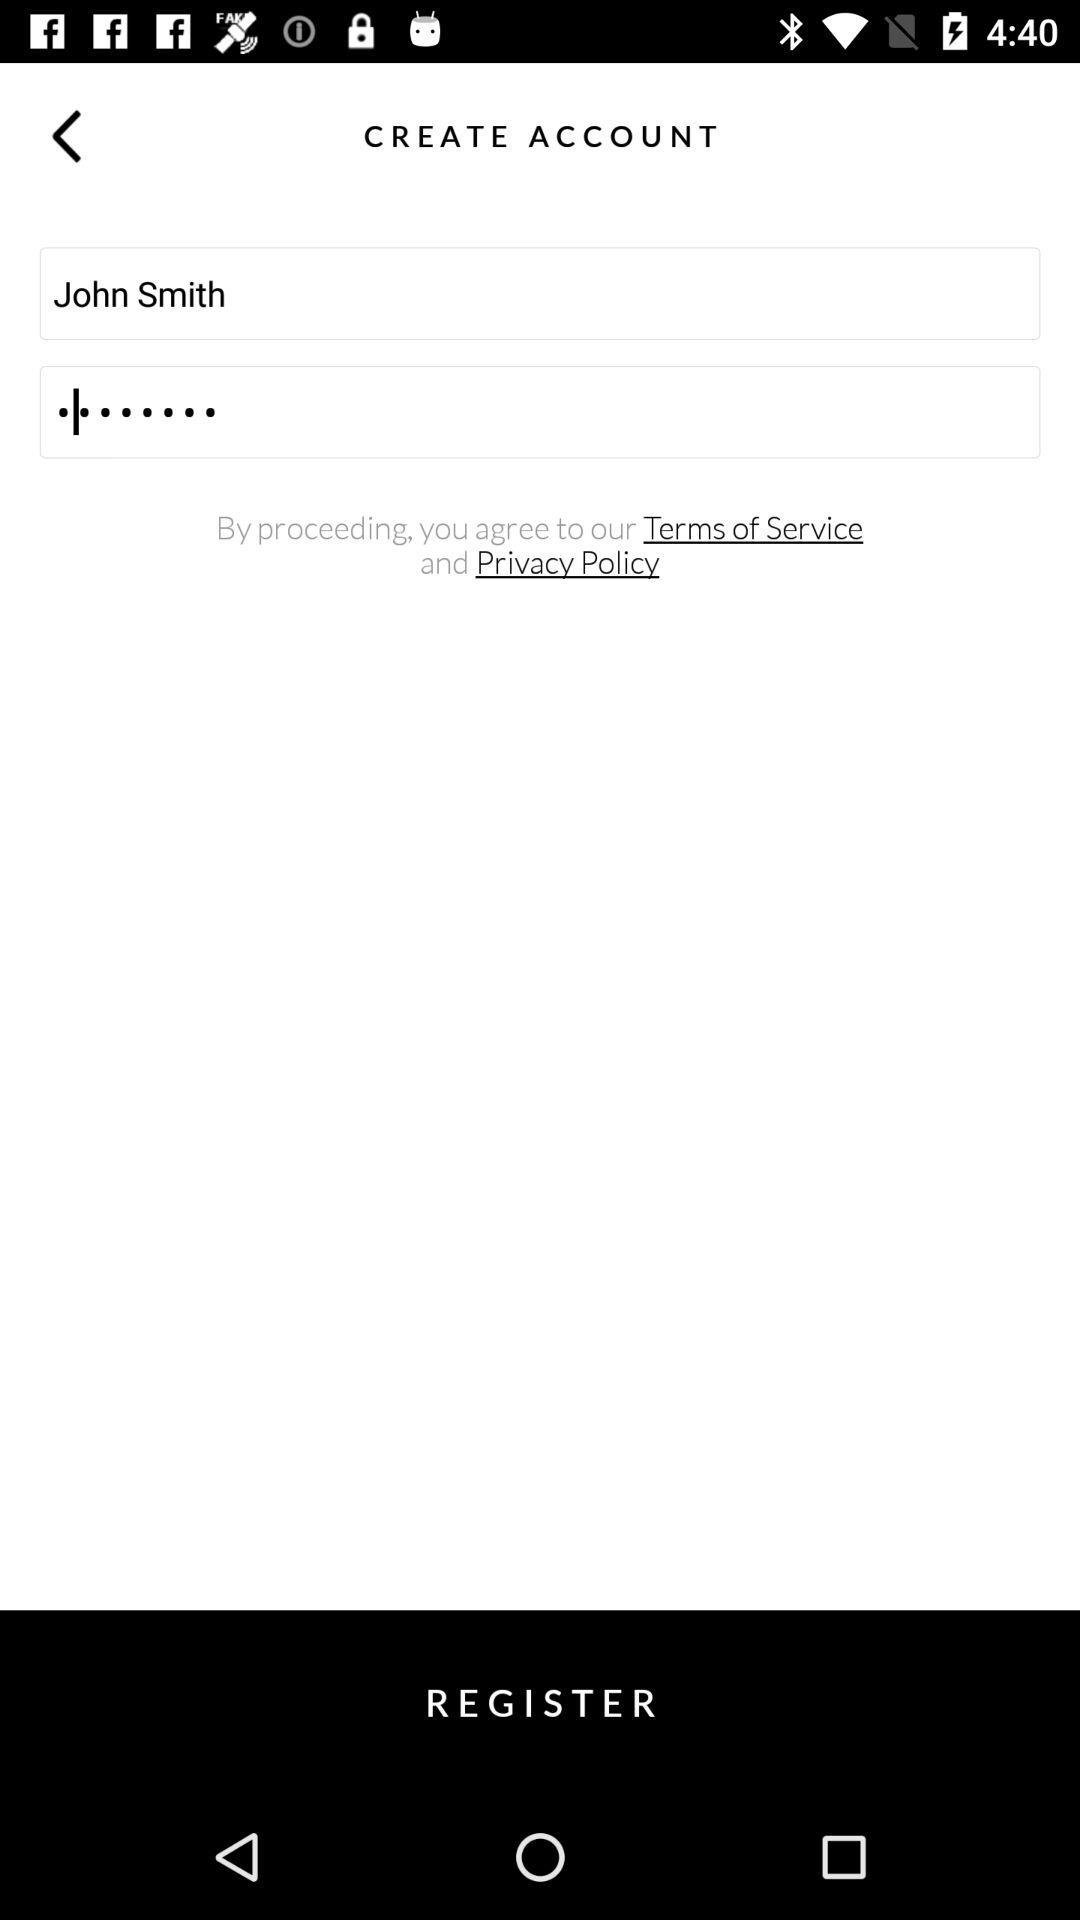 The width and height of the screenshot is (1080, 1920). What do you see at coordinates (540, 411) in the screenshot?
I see `icon above the by proceeding you item` at bounding box center [540, 411].